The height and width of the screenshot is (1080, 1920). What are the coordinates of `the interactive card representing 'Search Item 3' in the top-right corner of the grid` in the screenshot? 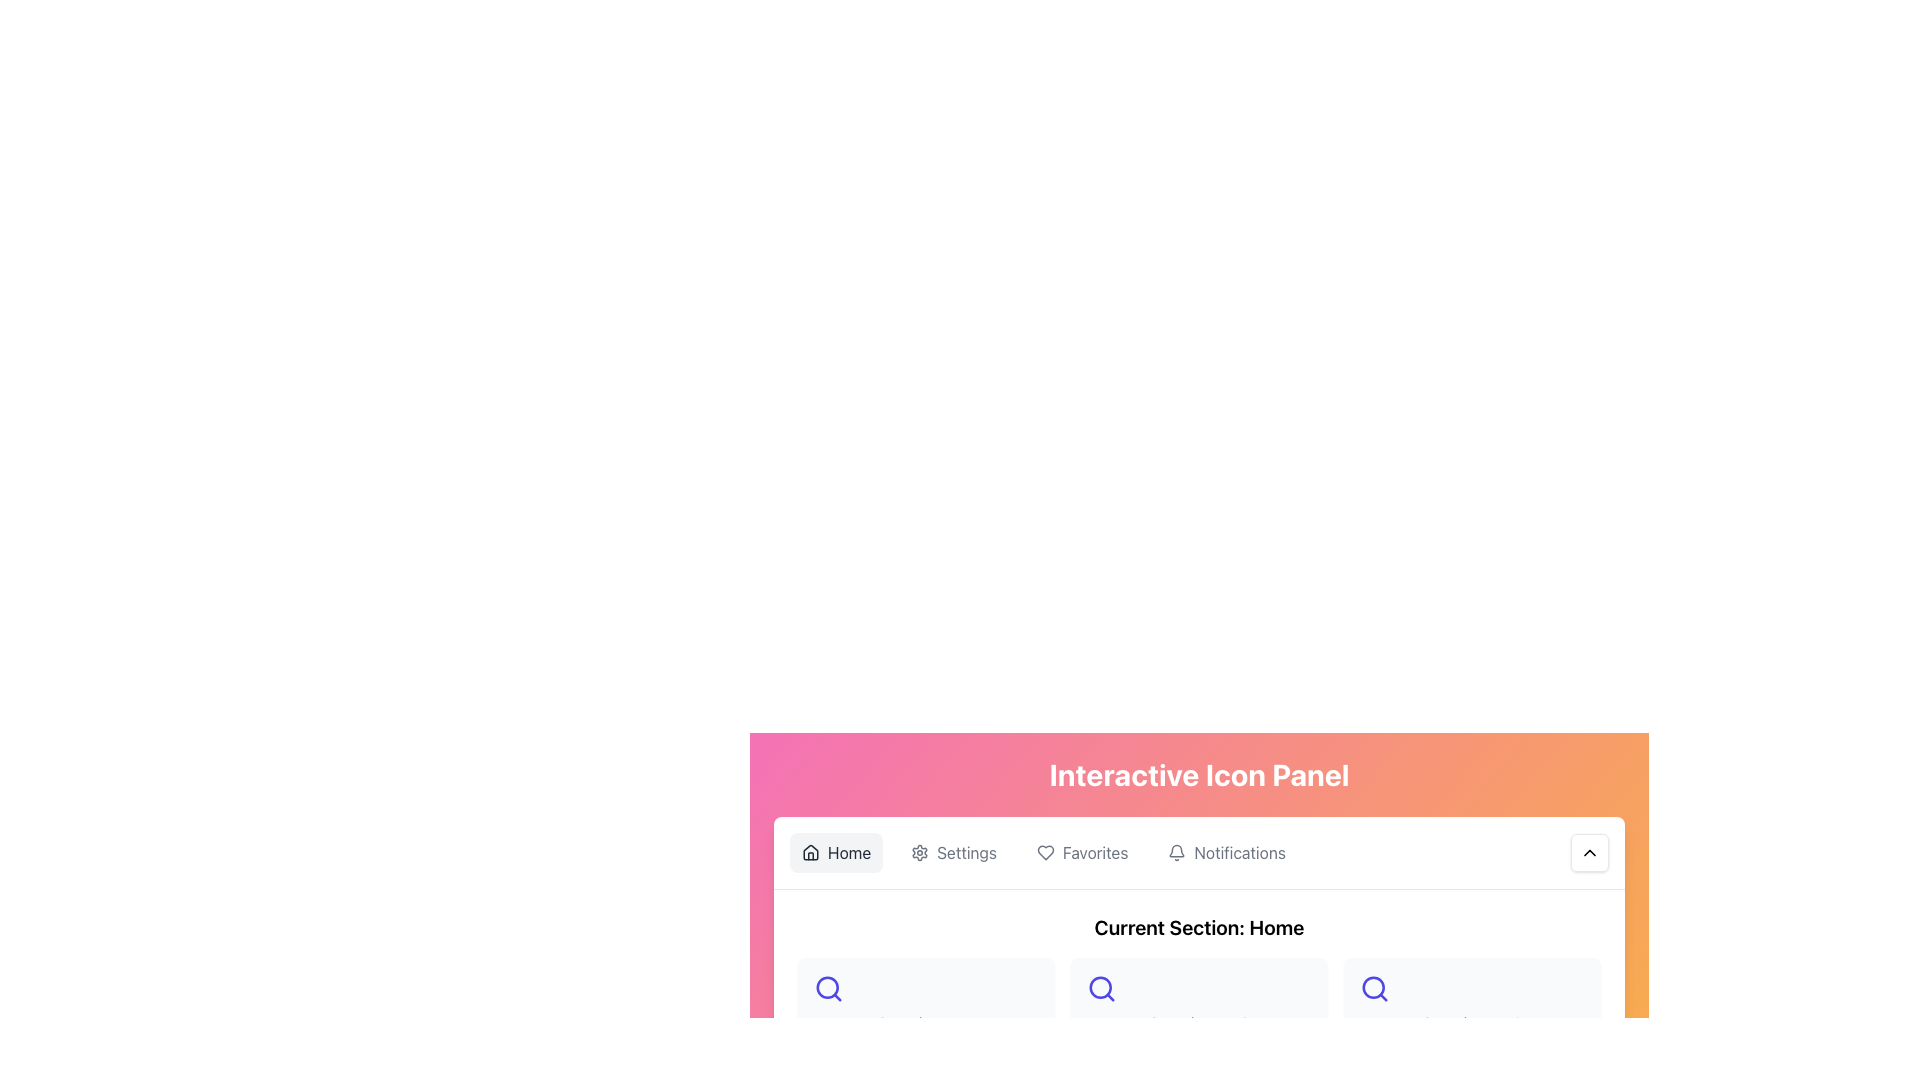 It's located at (1472, 1005).